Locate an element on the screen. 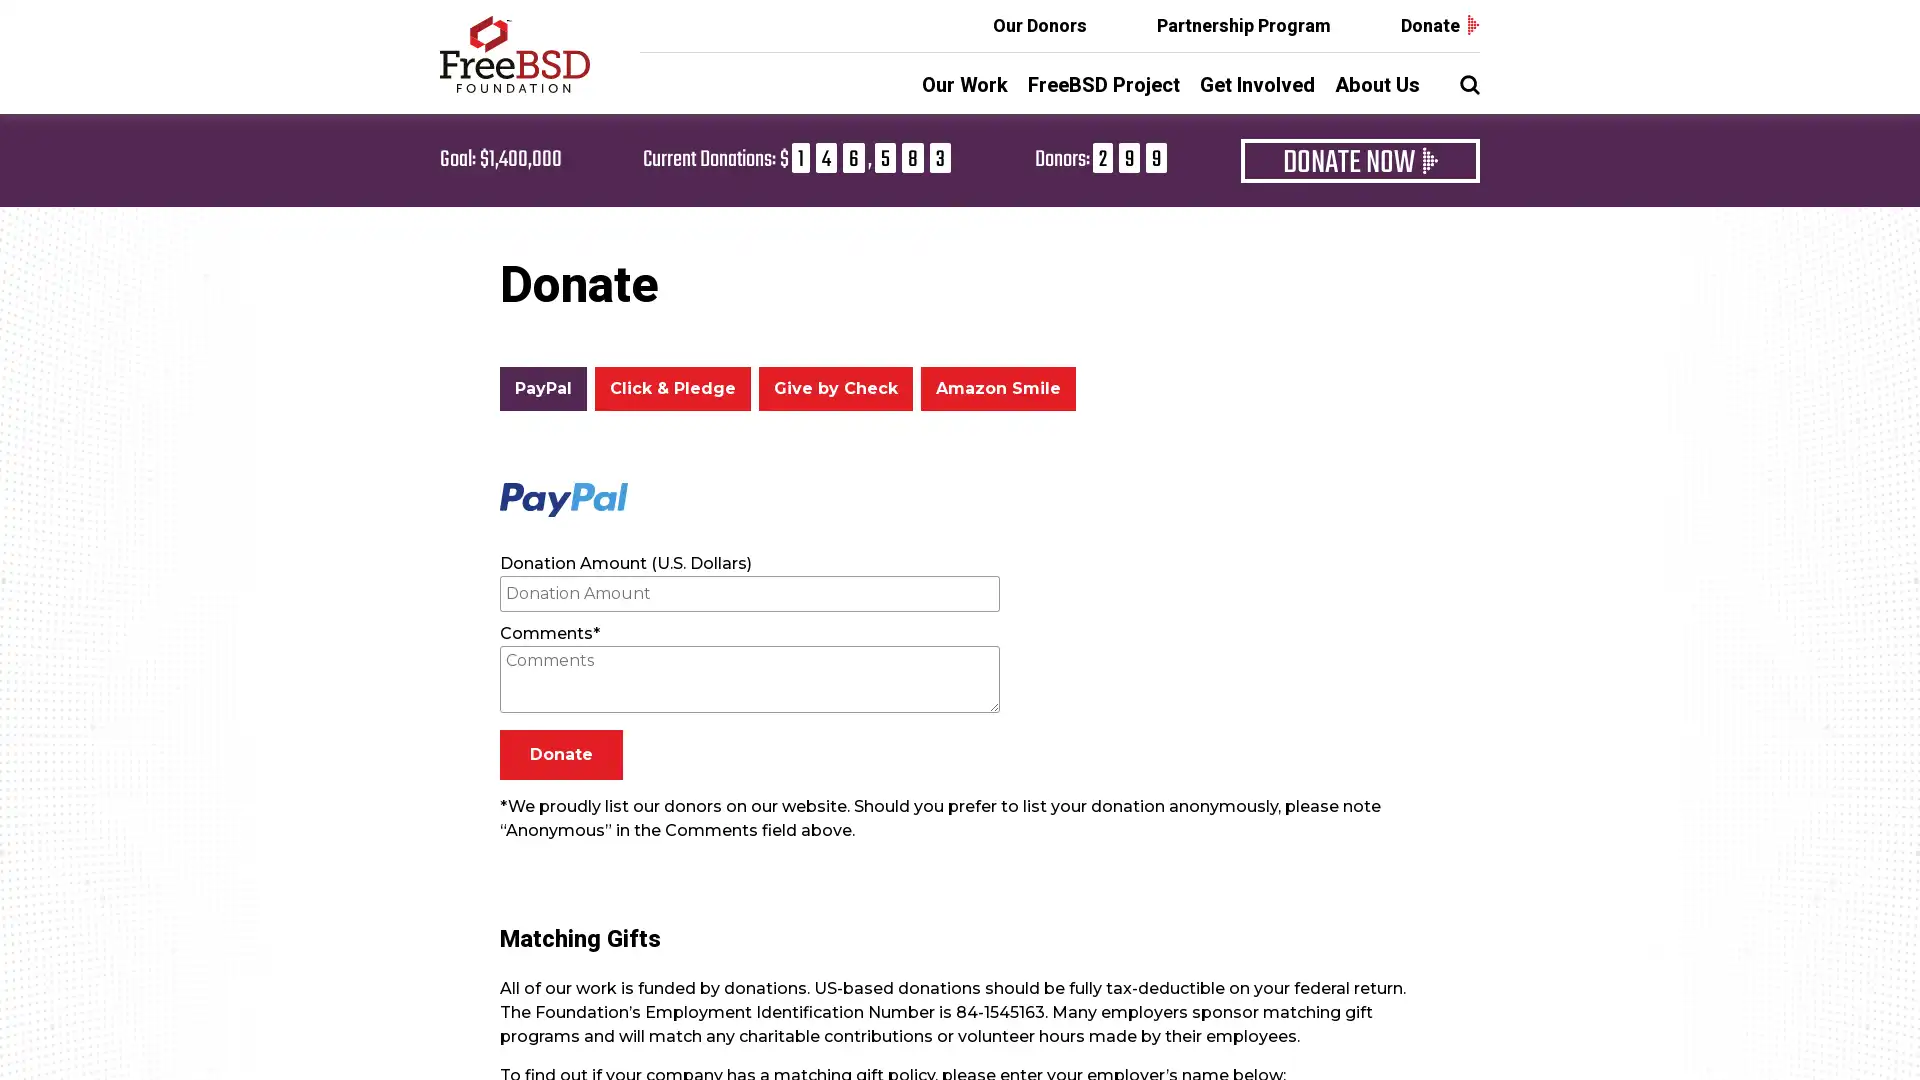 The image size is (1920, 1080). Donate is located at coordinates (560, 755).